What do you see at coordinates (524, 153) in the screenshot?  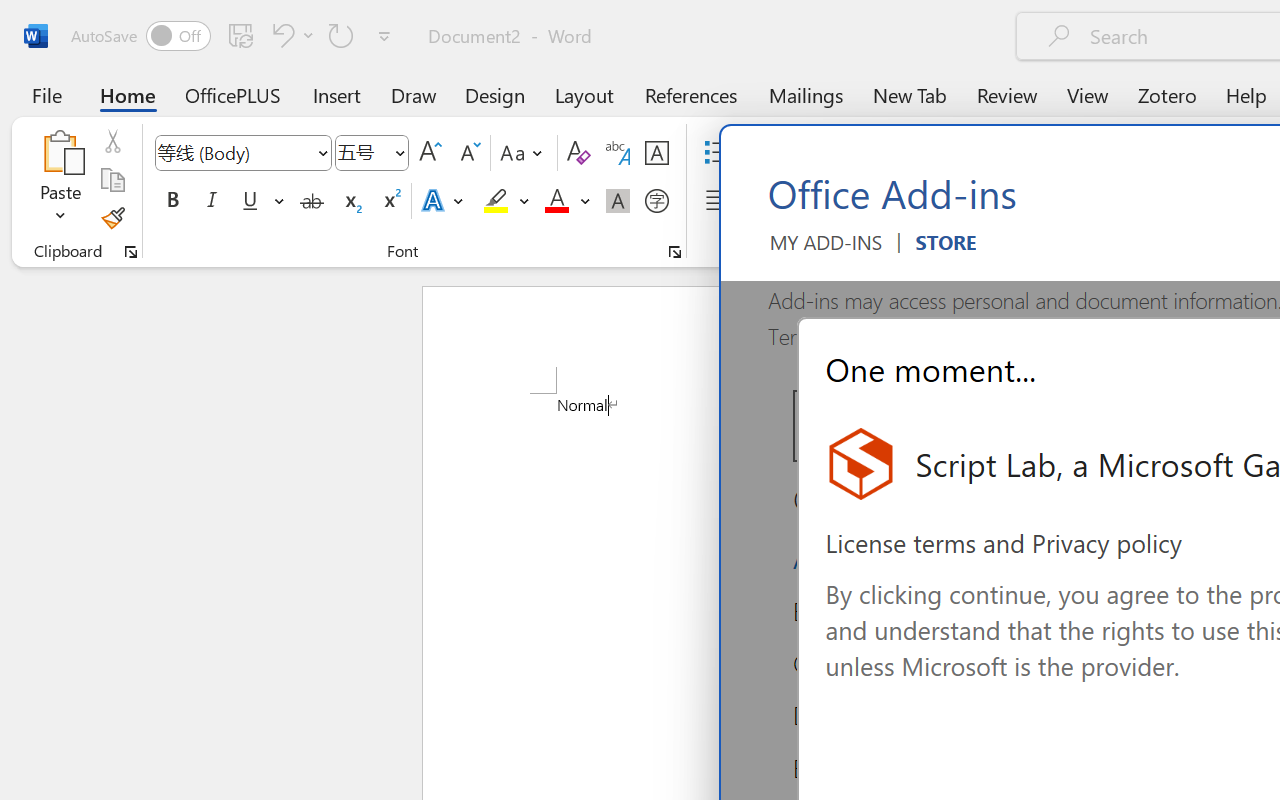 I see `'Change Case'` at bounding box center [524, 153].